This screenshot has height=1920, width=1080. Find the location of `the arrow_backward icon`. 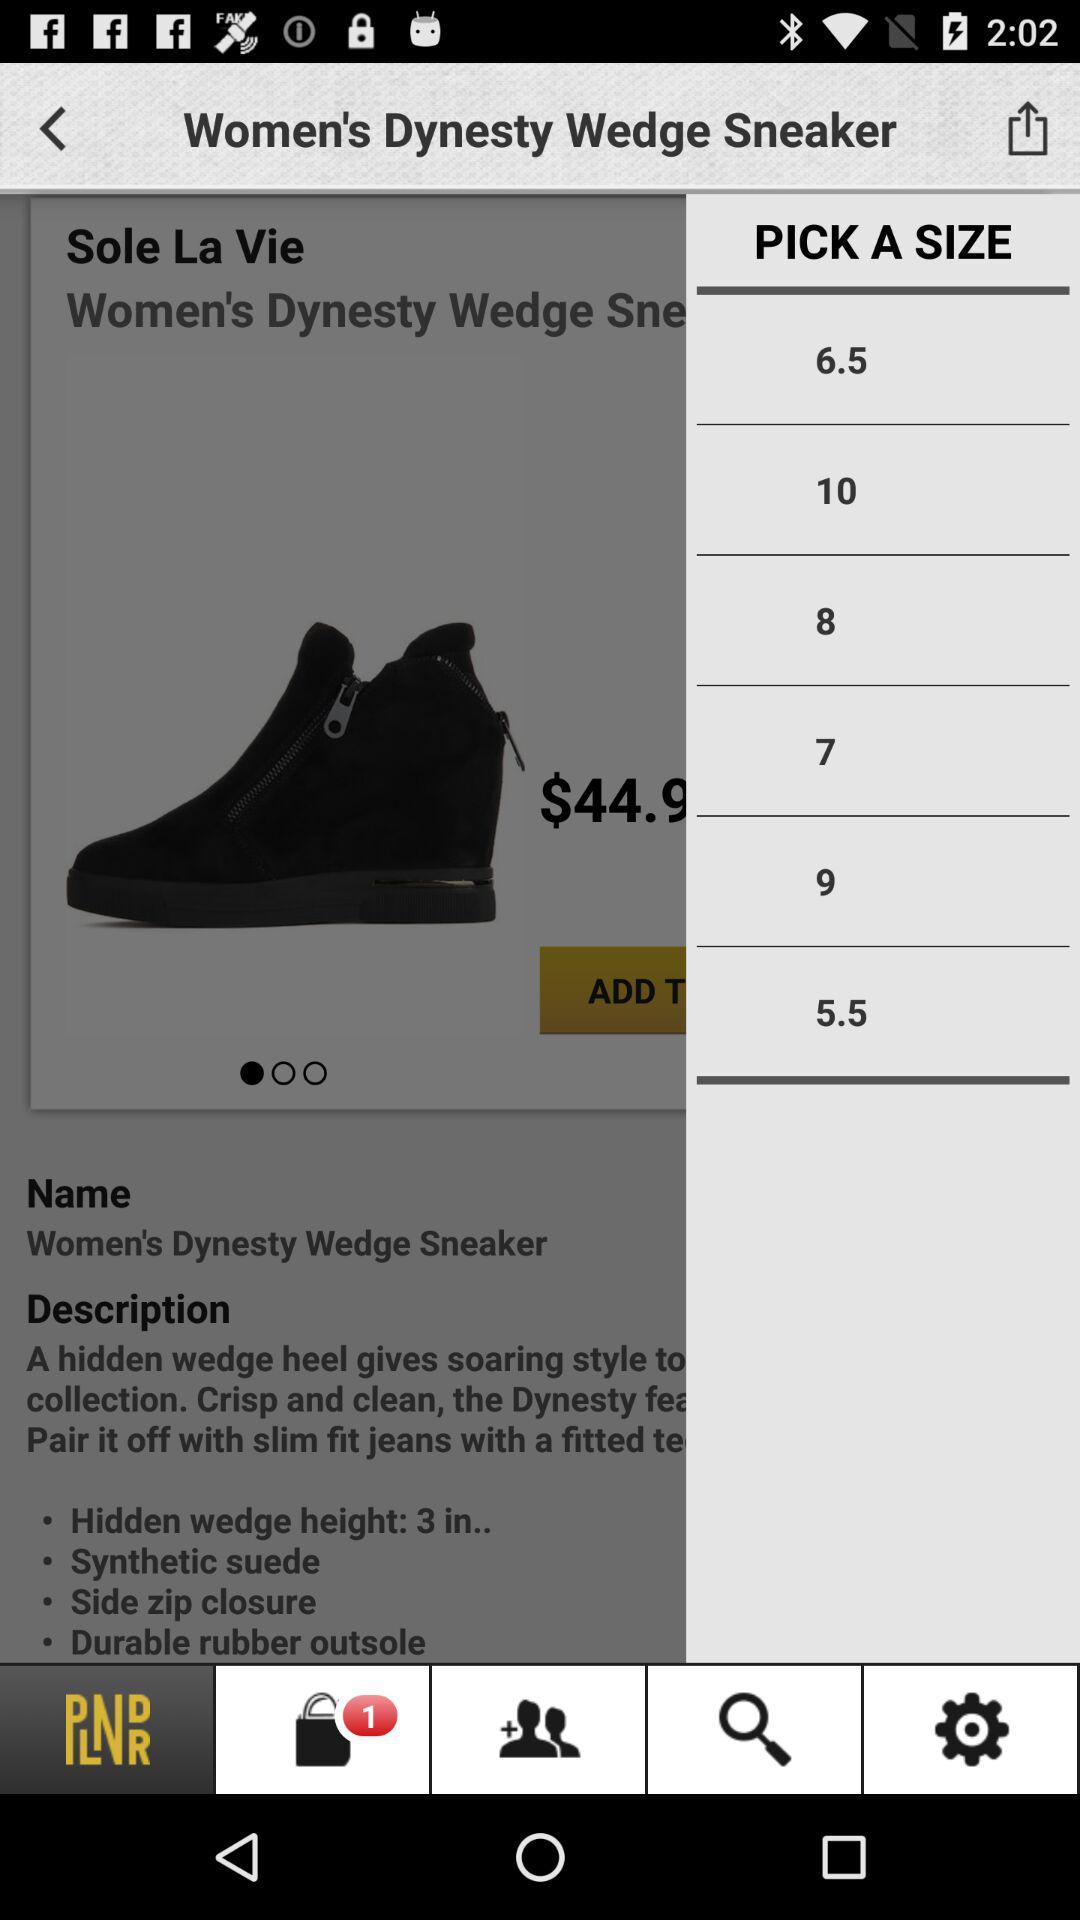

the arrow_backward icon is located at coordinates (51, 136).